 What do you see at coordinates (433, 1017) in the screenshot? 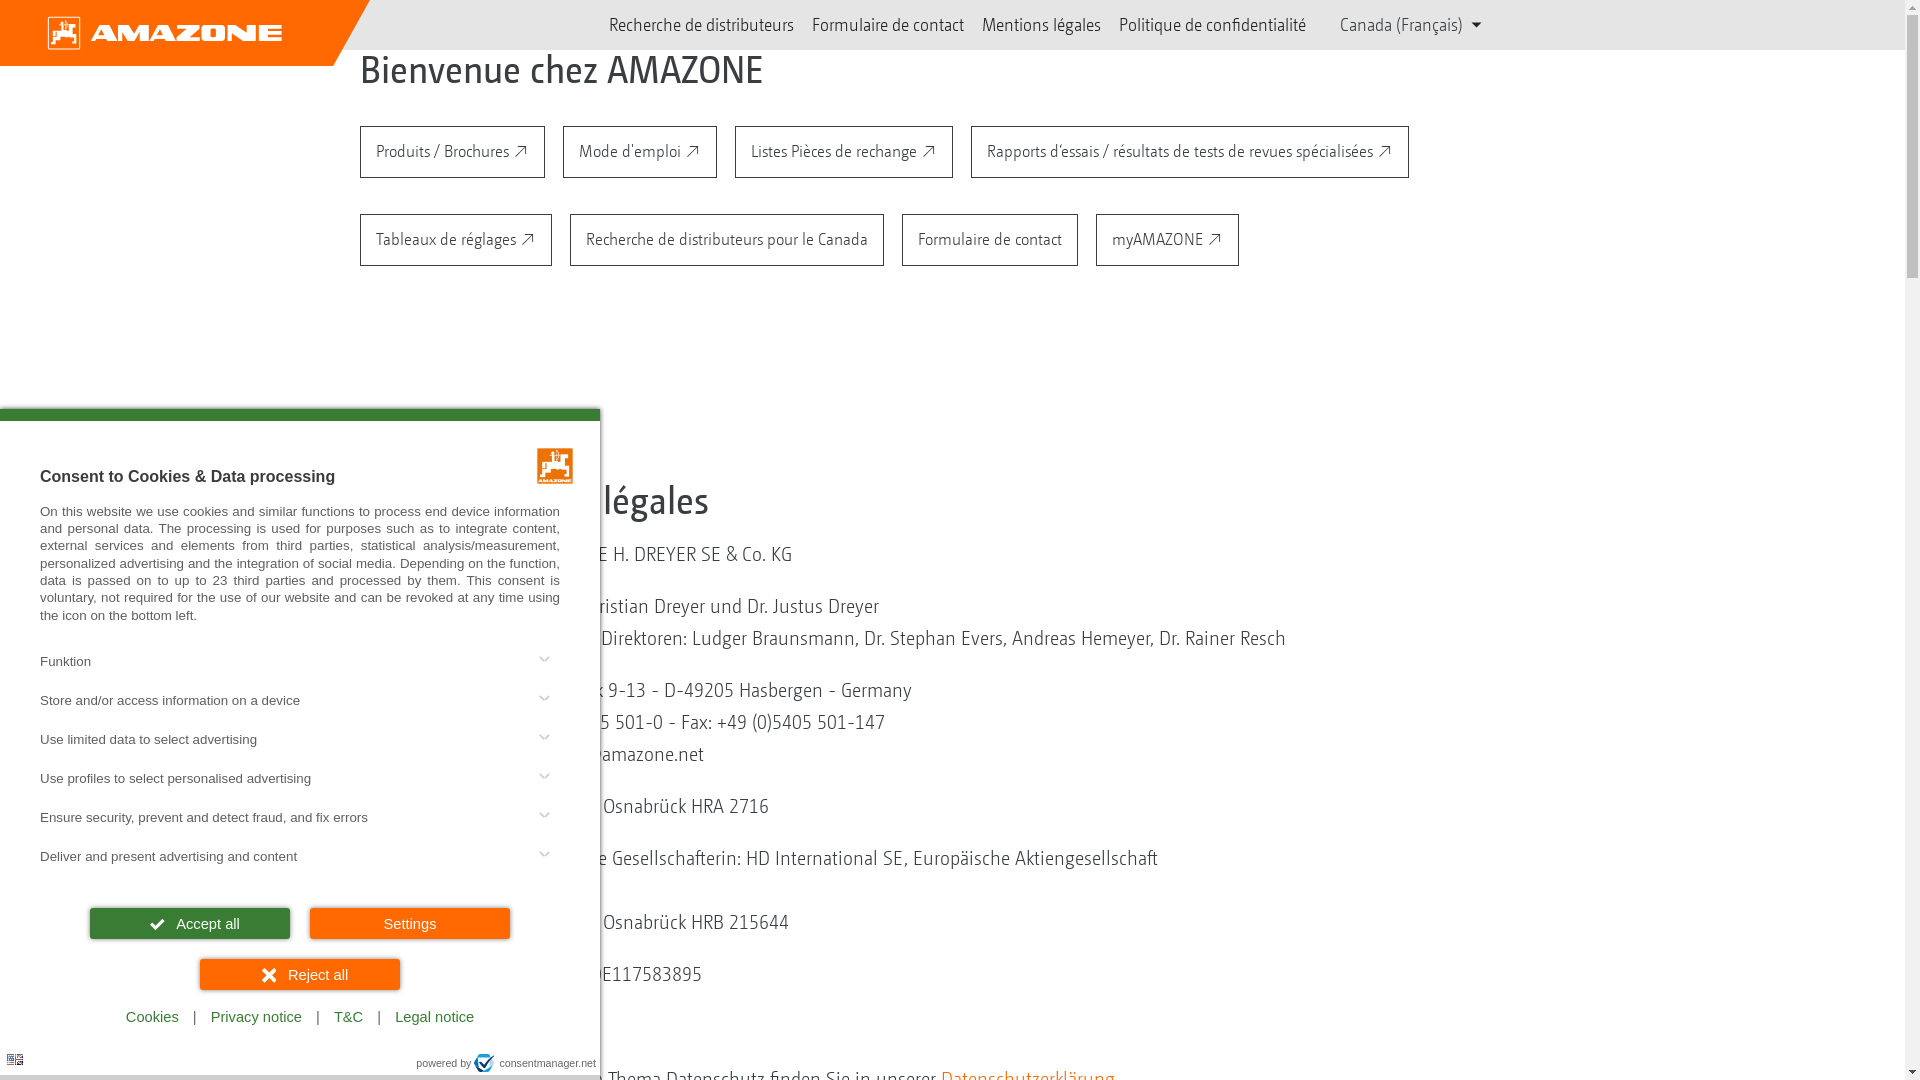
I see `'Legal notice'` at bounding box center [433, 1017].